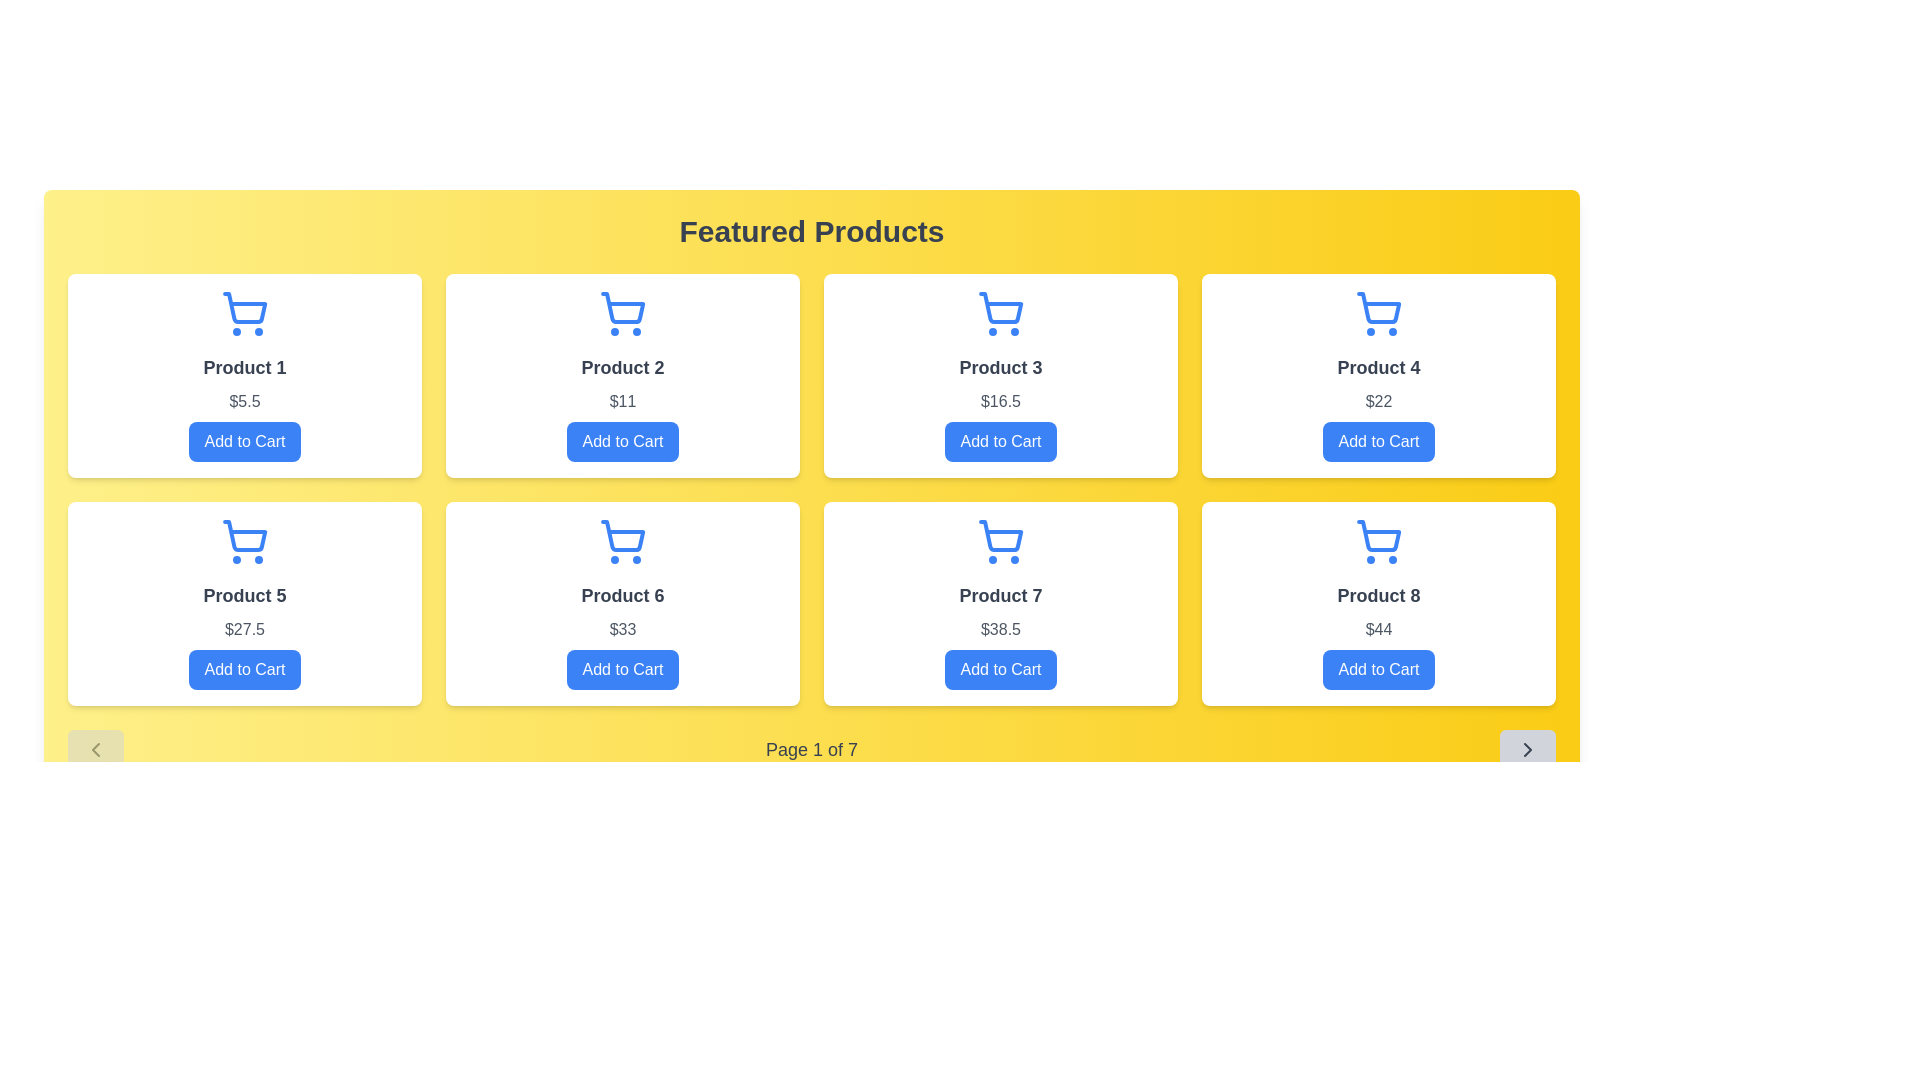 The height and width of the screenshot is (1080, 1920). Describe the element at coordinates (1377, 313) in the screenshot. I see `the shopping cart icon located at the top-center of the fourth product card, which signifies the action of adding a product to the cart` at that location.